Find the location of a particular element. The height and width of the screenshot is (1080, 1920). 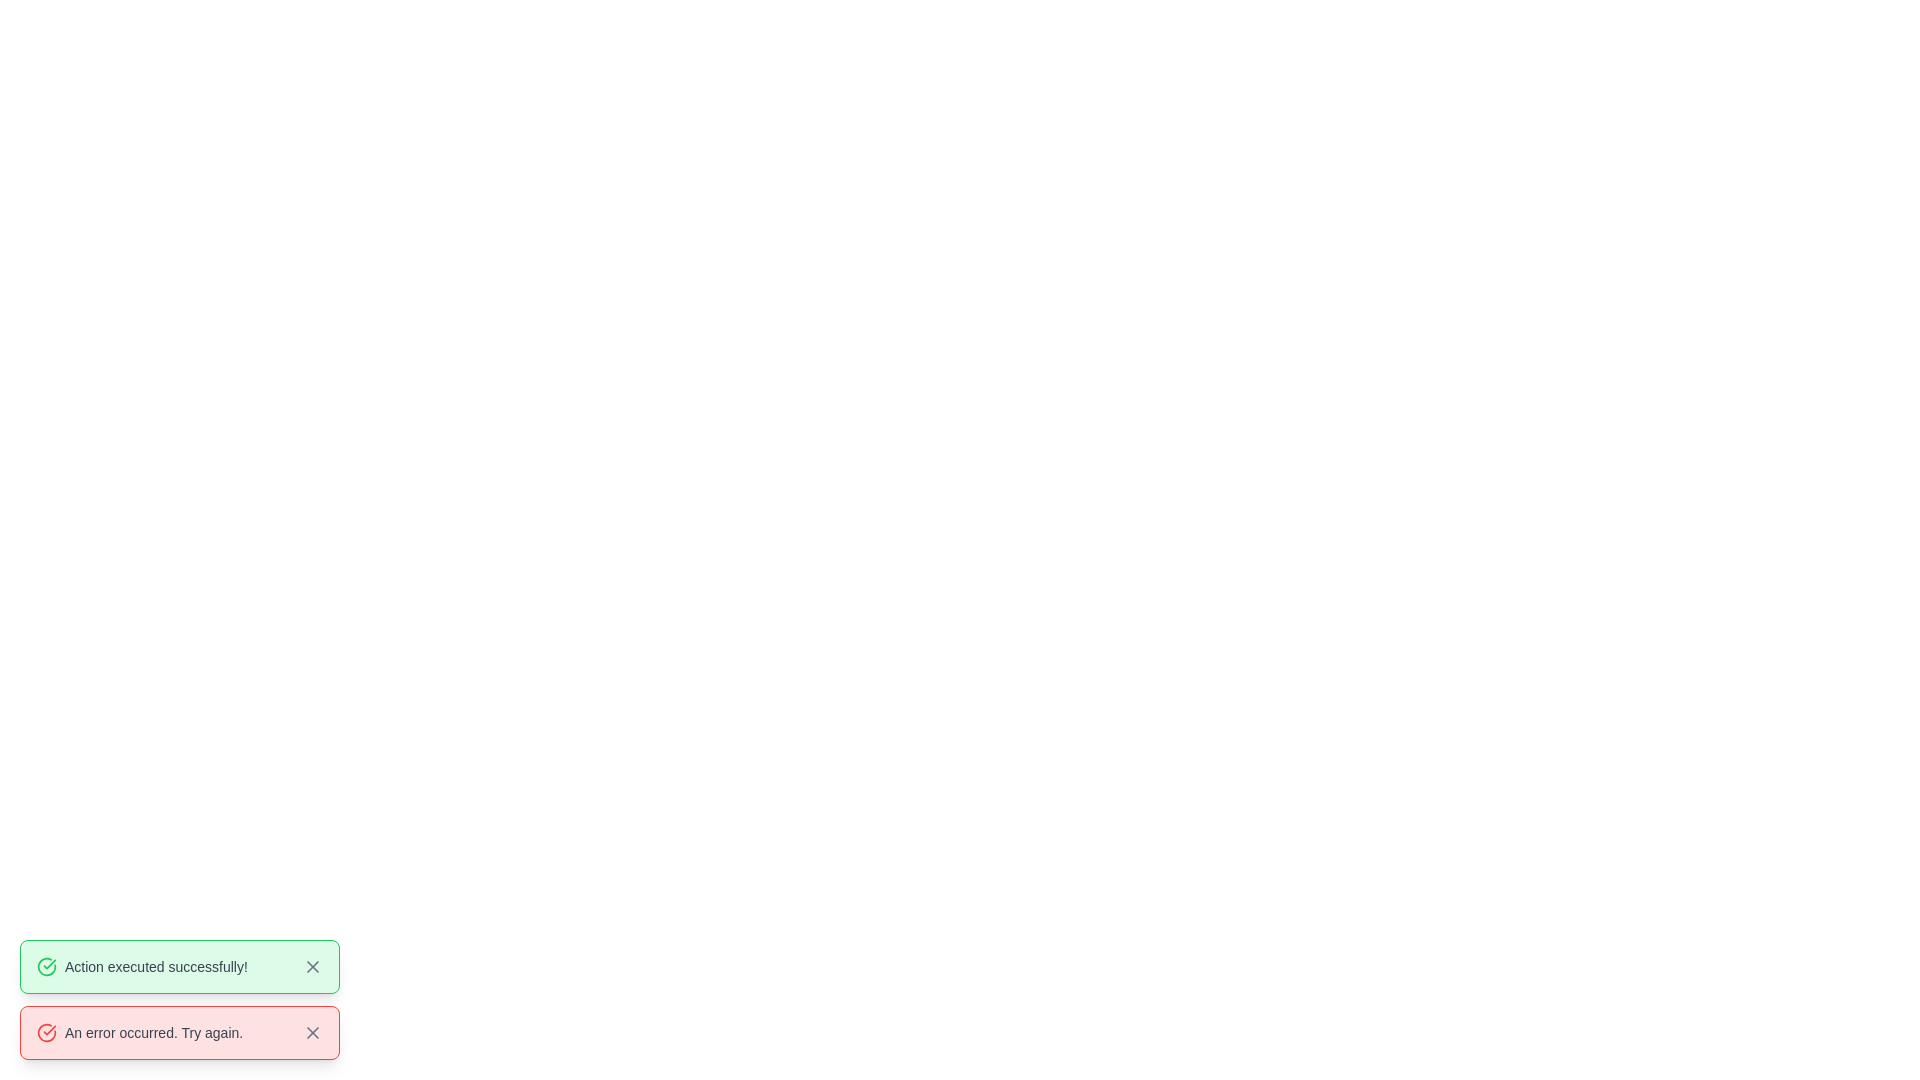

error message from the second notification box located near the bottom-left area of the interface is located at coordinates (180, 1033).